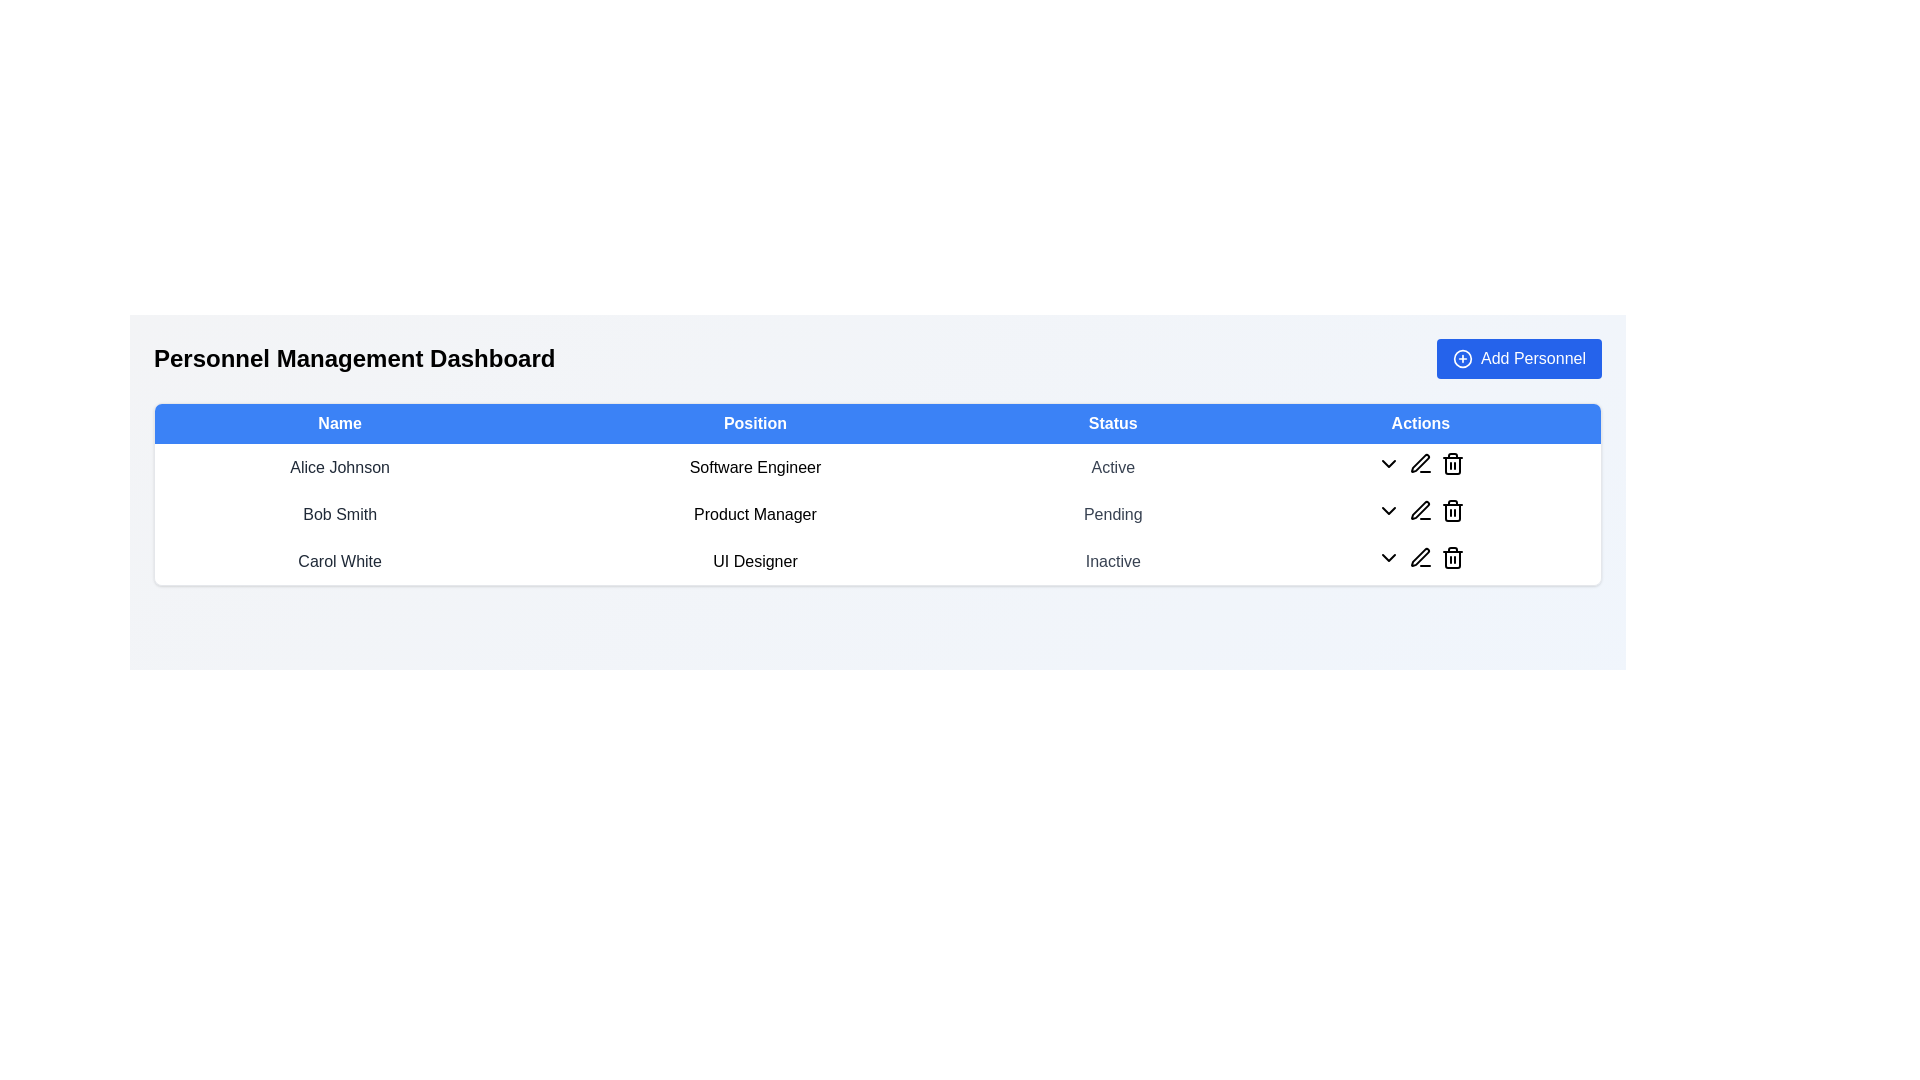 This screenshot has height=1080, width=1920. What do you see at coordinates (878, 467) in the screenshot?
I see `the text row entry for 'Alice Johnson', a personnel entry in the first row of the table` at bounding box center [878, 467].